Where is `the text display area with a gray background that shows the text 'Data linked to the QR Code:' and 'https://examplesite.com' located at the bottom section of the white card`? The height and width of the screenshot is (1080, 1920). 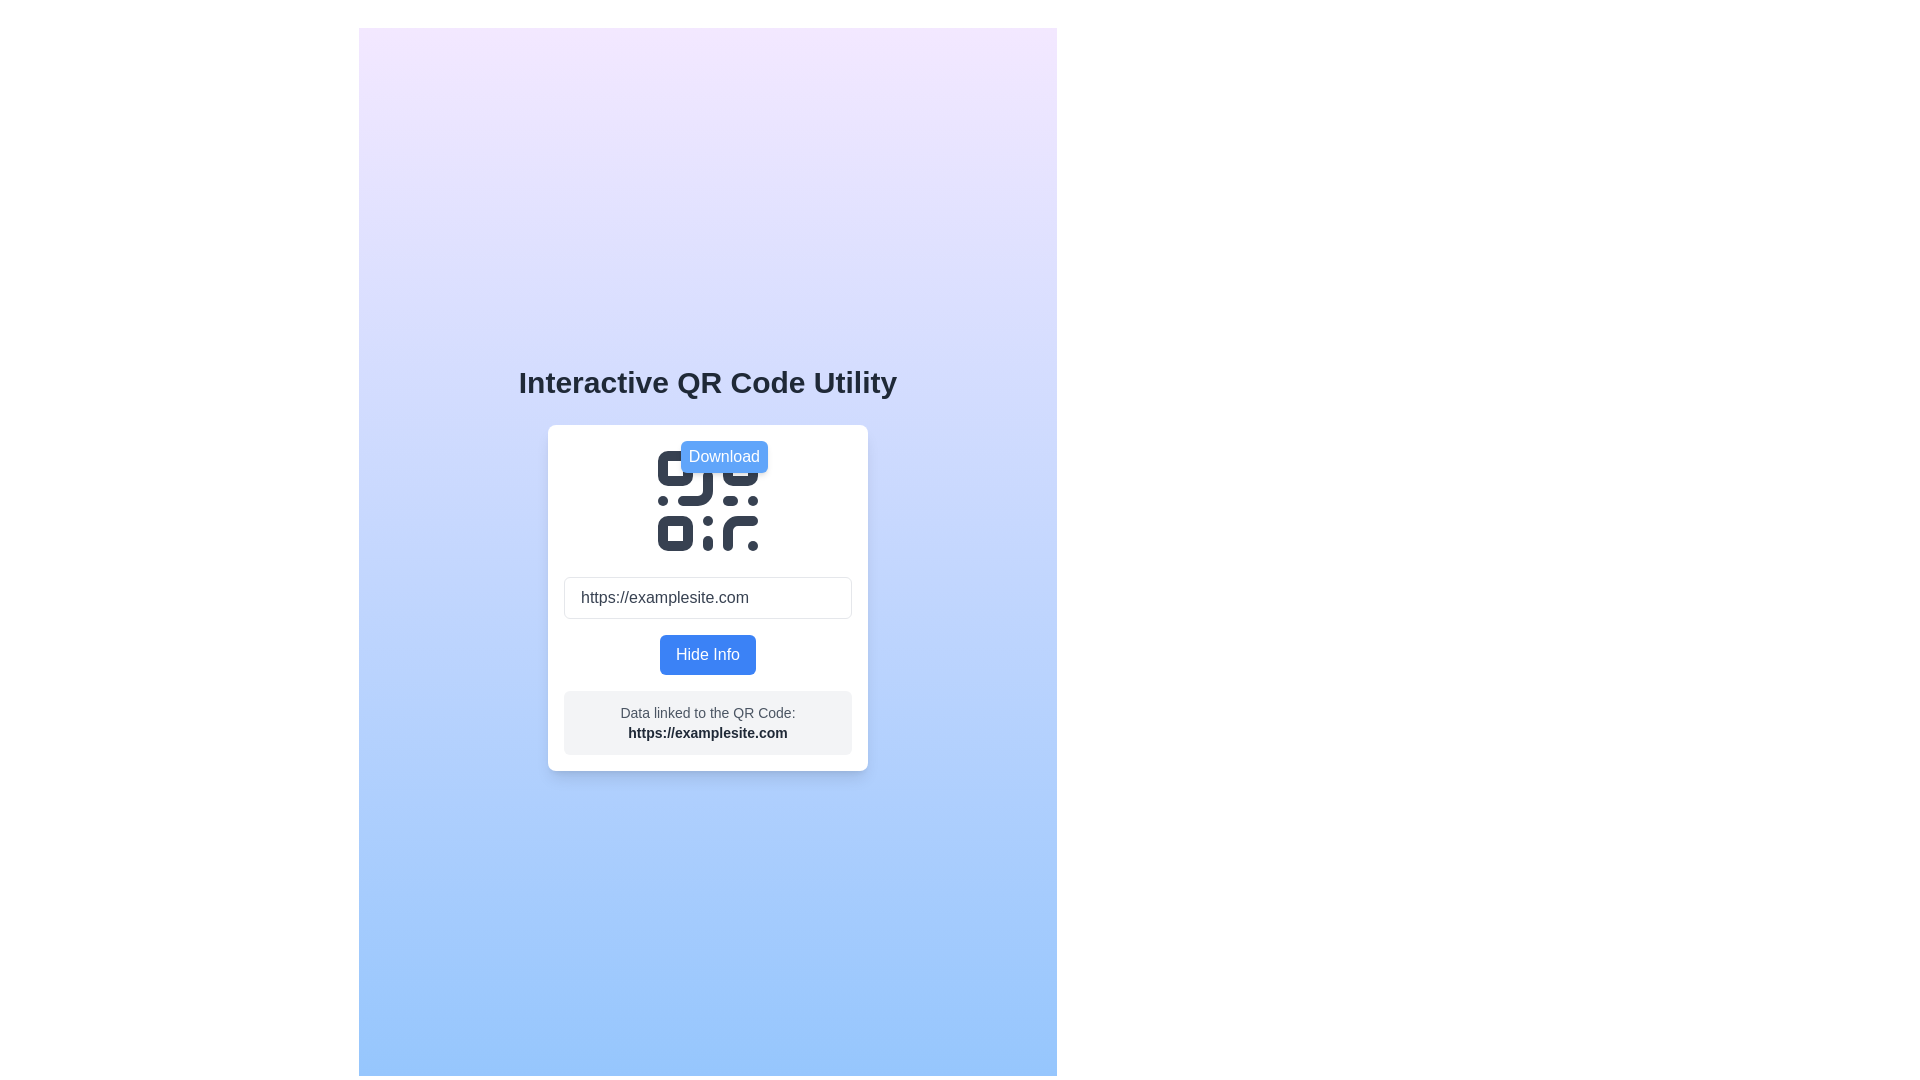 the text display area with a gray background that shows the text 'Data linked to the QR Code:' and 'https://examplesite.com' located at the bottom section of the white card is located at coordinates (708, 722).